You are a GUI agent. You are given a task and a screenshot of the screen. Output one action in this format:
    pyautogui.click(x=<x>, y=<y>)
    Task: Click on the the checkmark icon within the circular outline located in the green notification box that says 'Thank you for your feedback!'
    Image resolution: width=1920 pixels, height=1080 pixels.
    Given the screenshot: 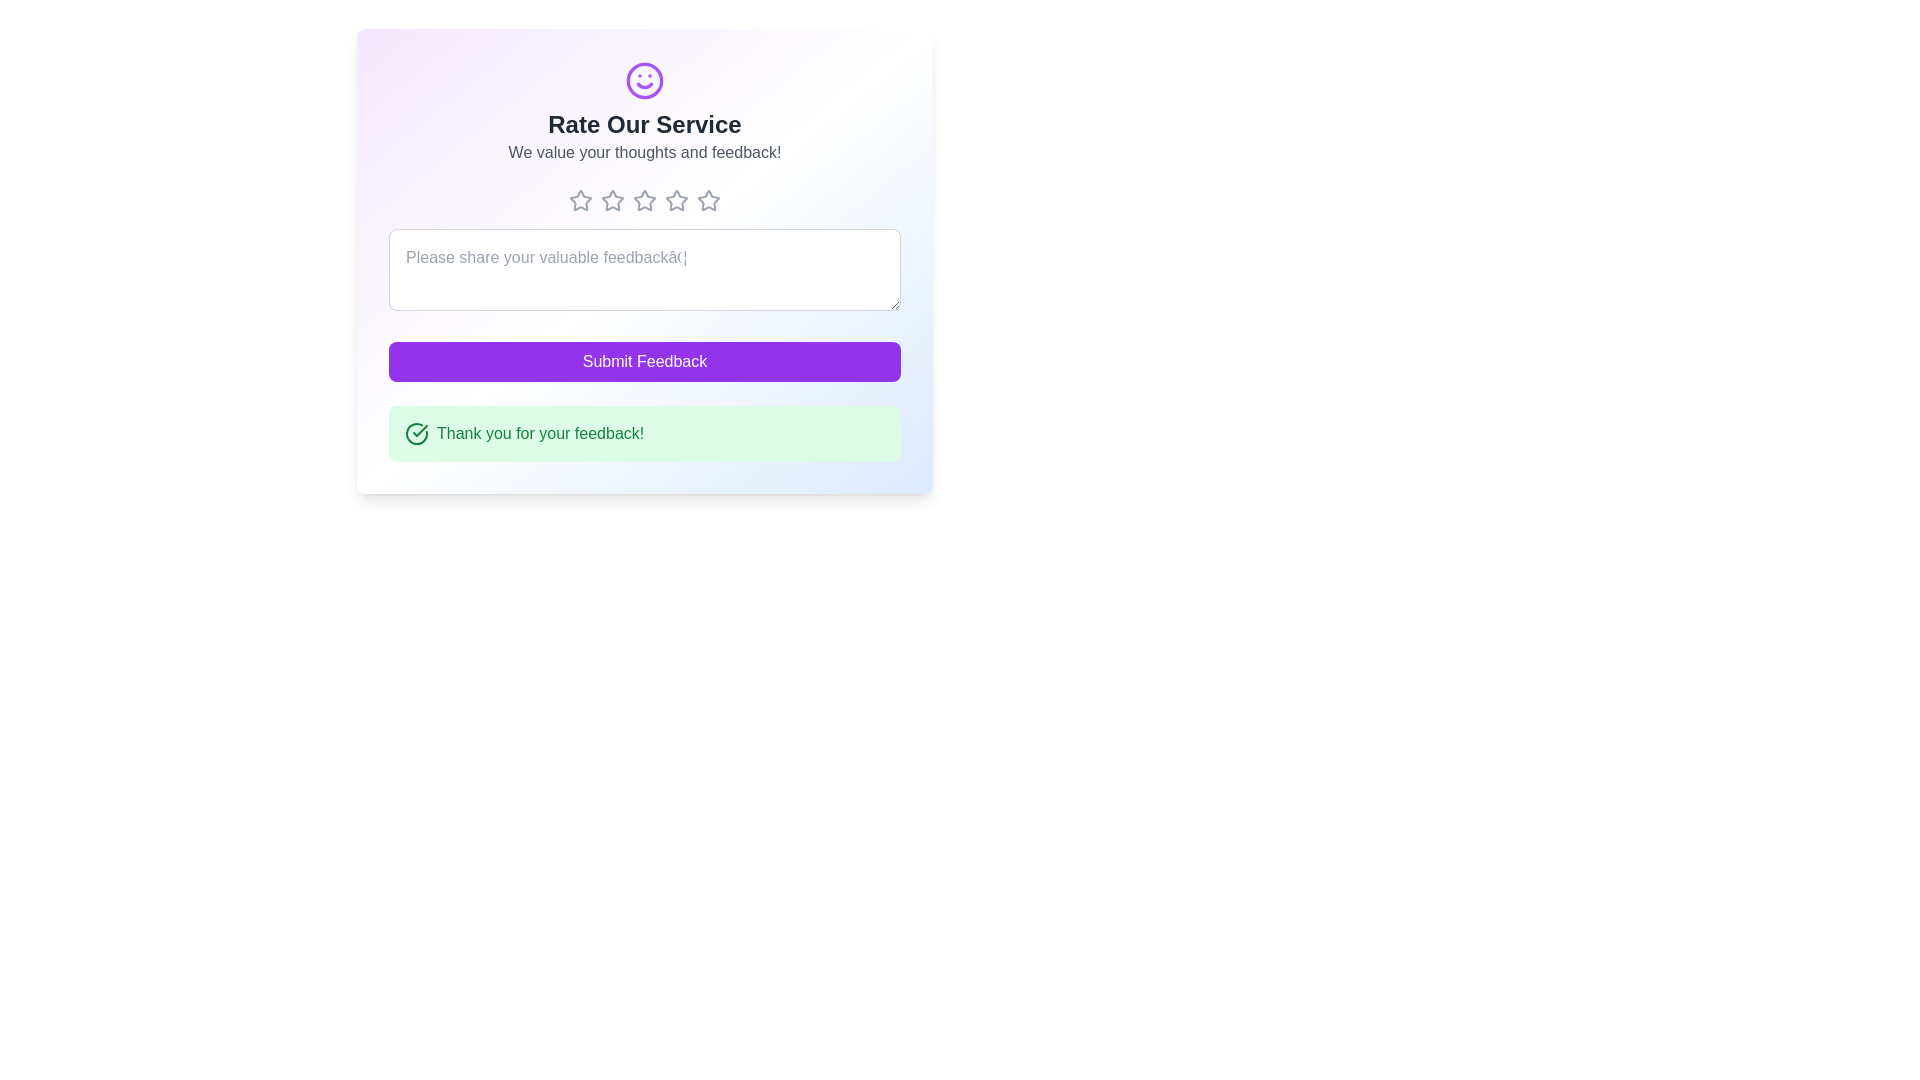 What is the action you would take?
    pyautogui.click(x=419, y=430)
    